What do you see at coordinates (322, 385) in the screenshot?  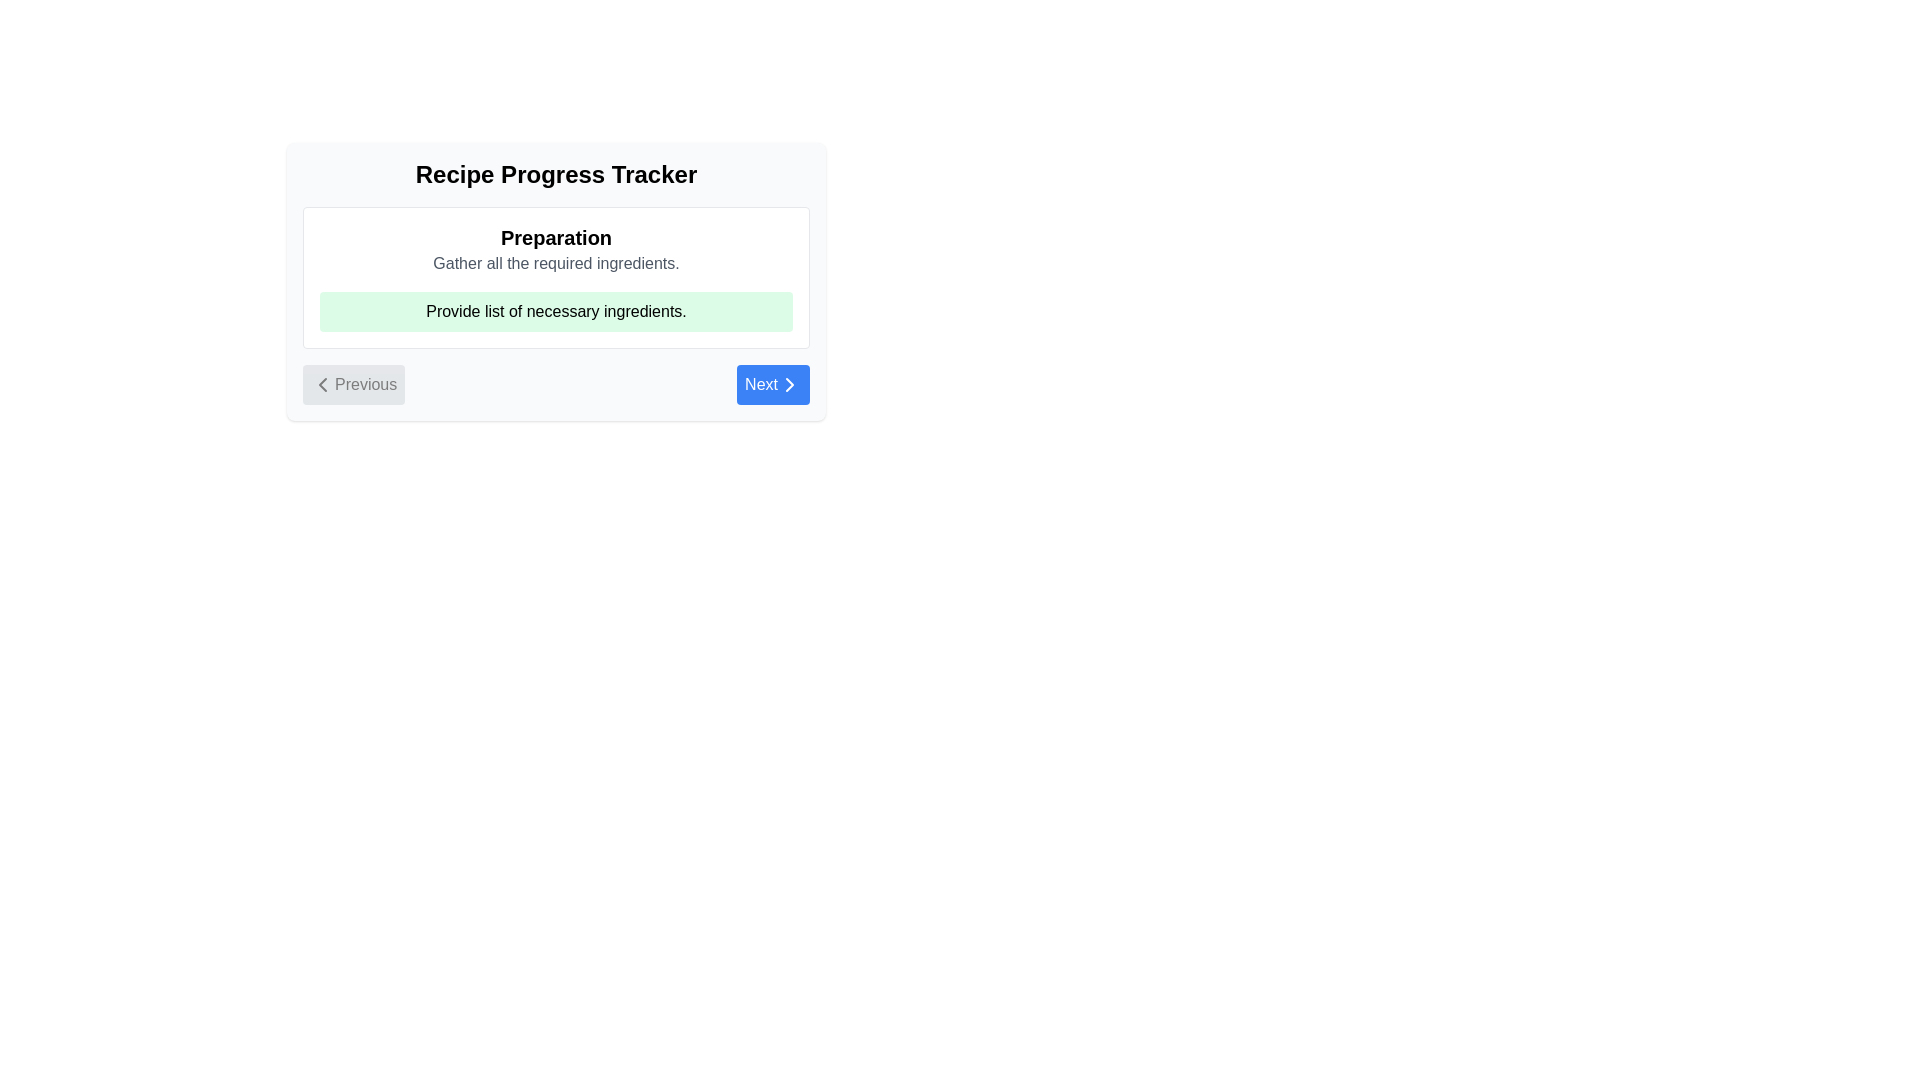 I see `the icon that is part of the 'Previous' button, located on the left side of the button at the bottom-left corner of the recipe progress tracker interface` at bounding box center [322, 385].